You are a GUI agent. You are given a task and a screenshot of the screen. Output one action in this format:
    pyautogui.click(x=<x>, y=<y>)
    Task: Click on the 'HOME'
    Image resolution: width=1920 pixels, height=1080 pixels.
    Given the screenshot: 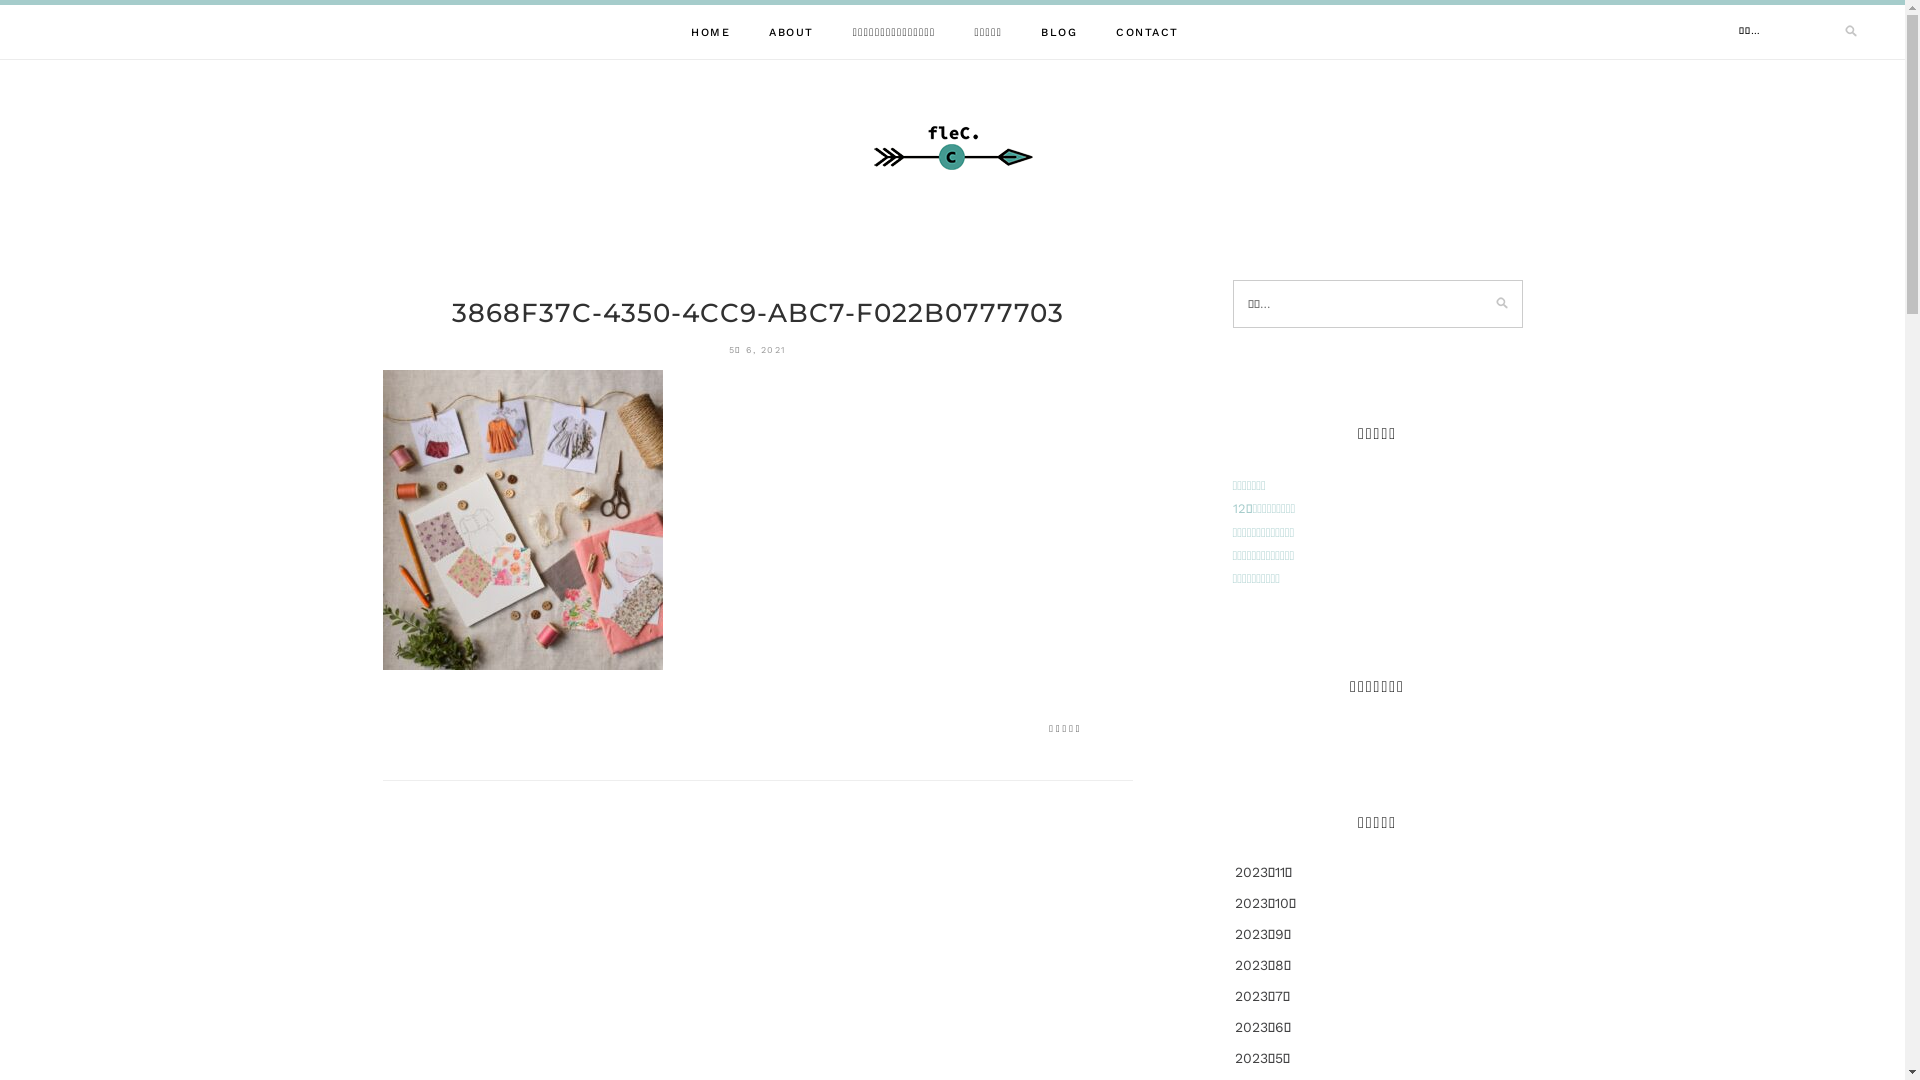 What is the action you would take?
    pyautogui.click(x=710, y=32)
    